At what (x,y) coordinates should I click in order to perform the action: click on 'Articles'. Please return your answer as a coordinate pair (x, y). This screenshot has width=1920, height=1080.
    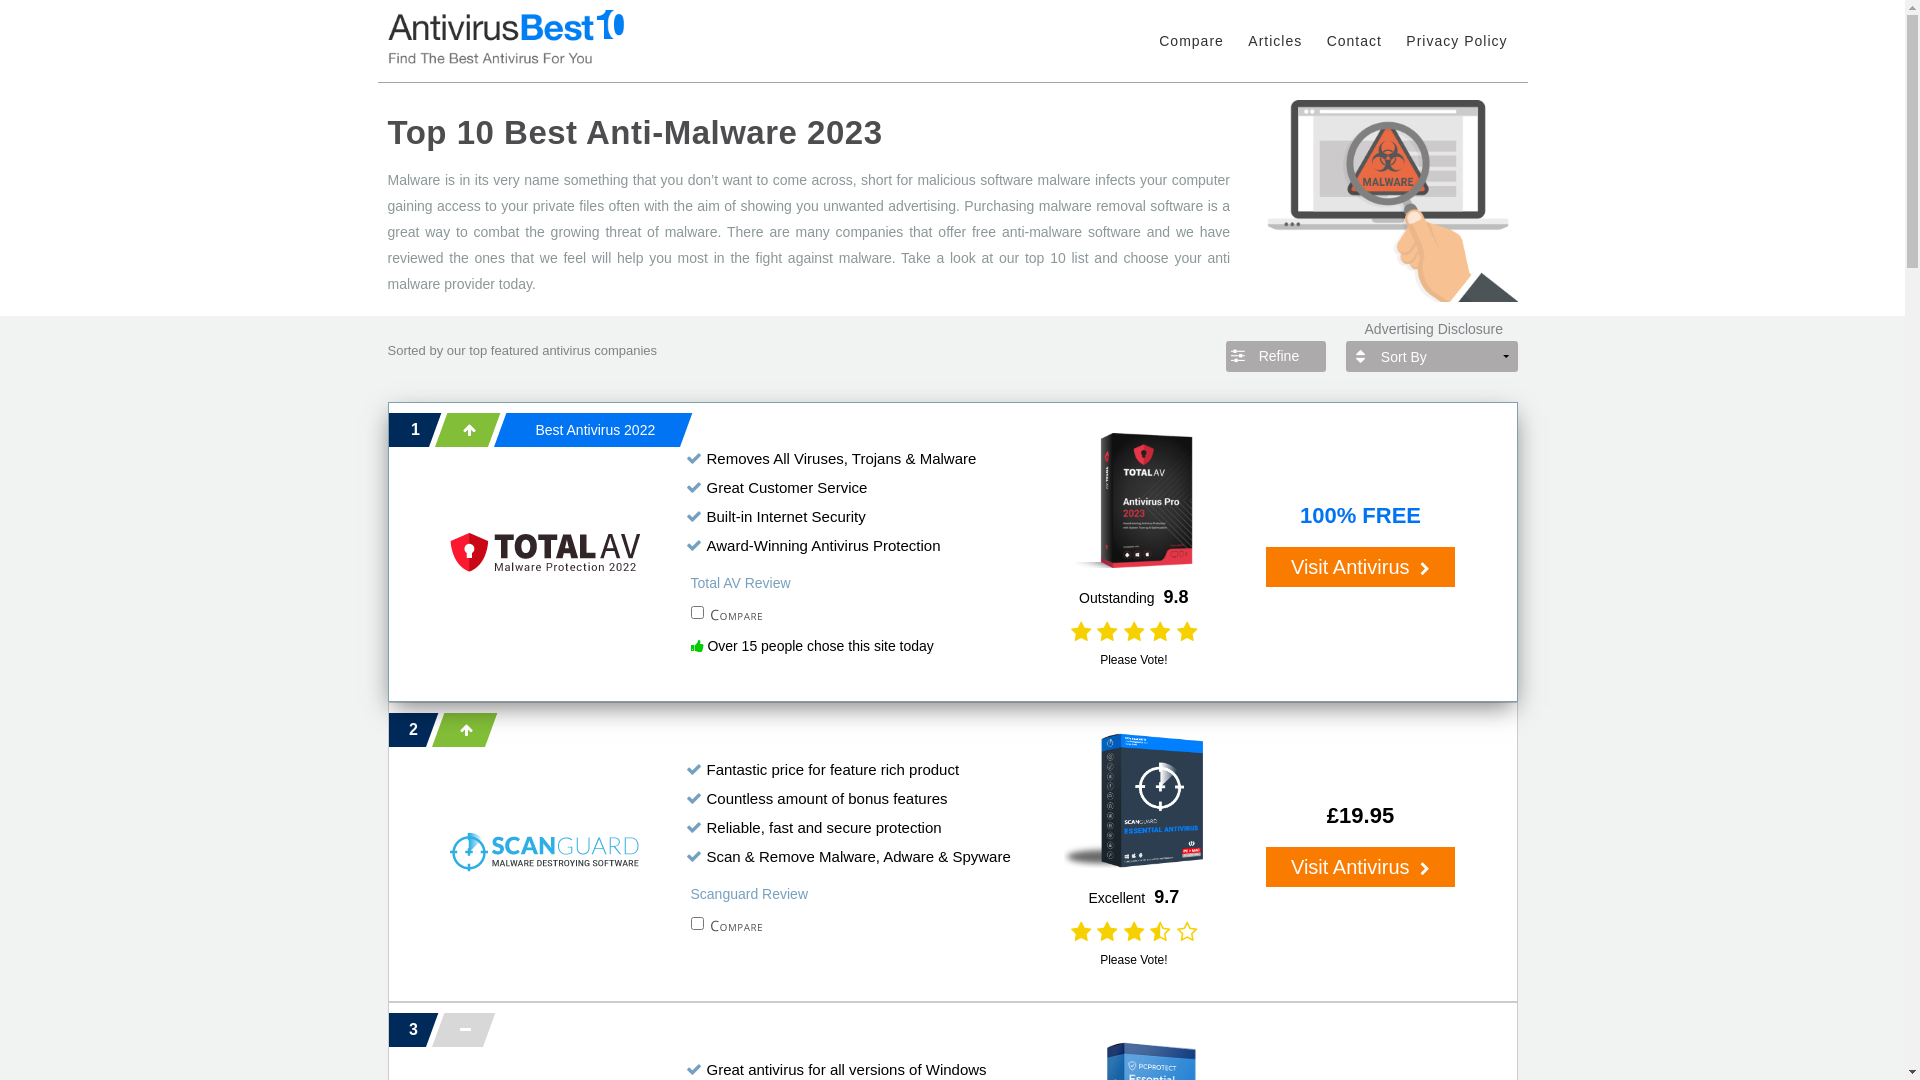
    Looking at the image, I should click on (1237, 49).